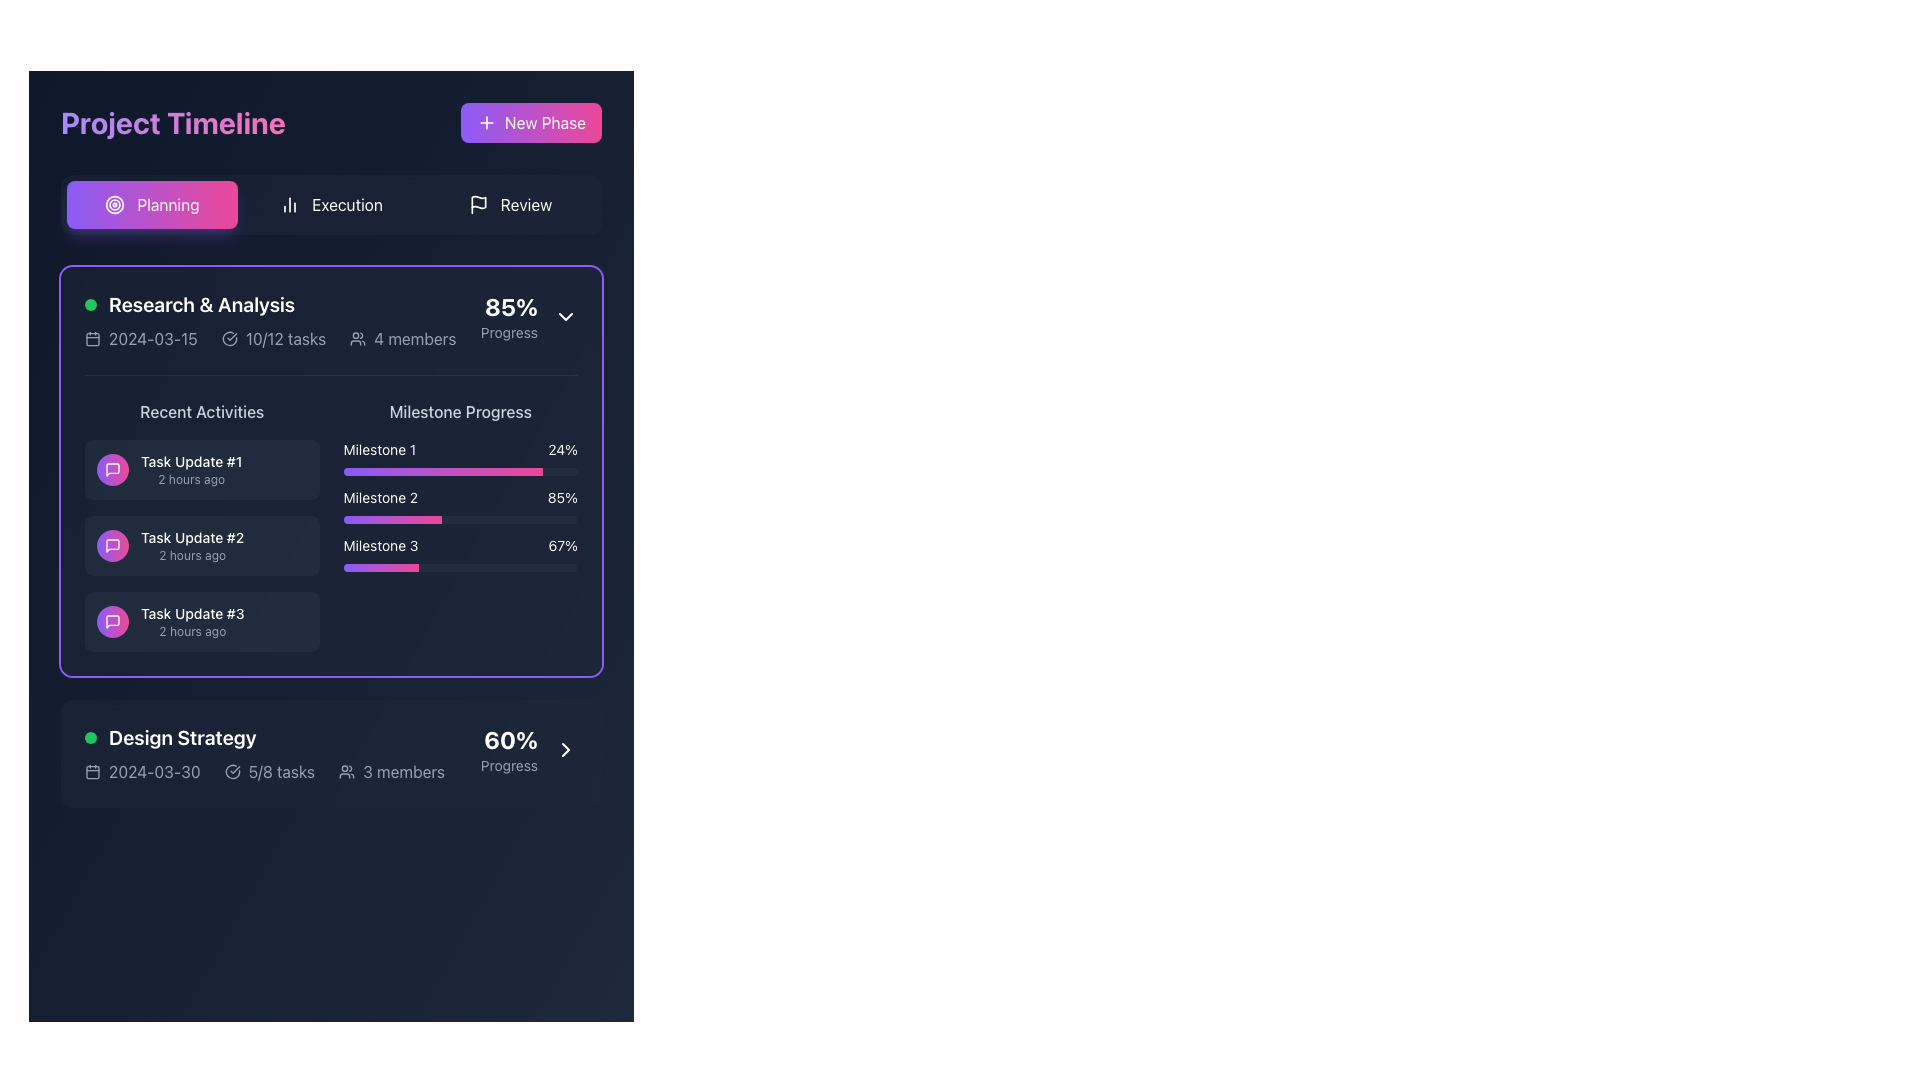 The width and height of the screenshot is (1920, 1080). Describe the element at coordinates (192, 555) in the screenshot. I see `timestamp text label located directly below the title 'Task Update #2', which indicates when the associated task update occurred` at that location.